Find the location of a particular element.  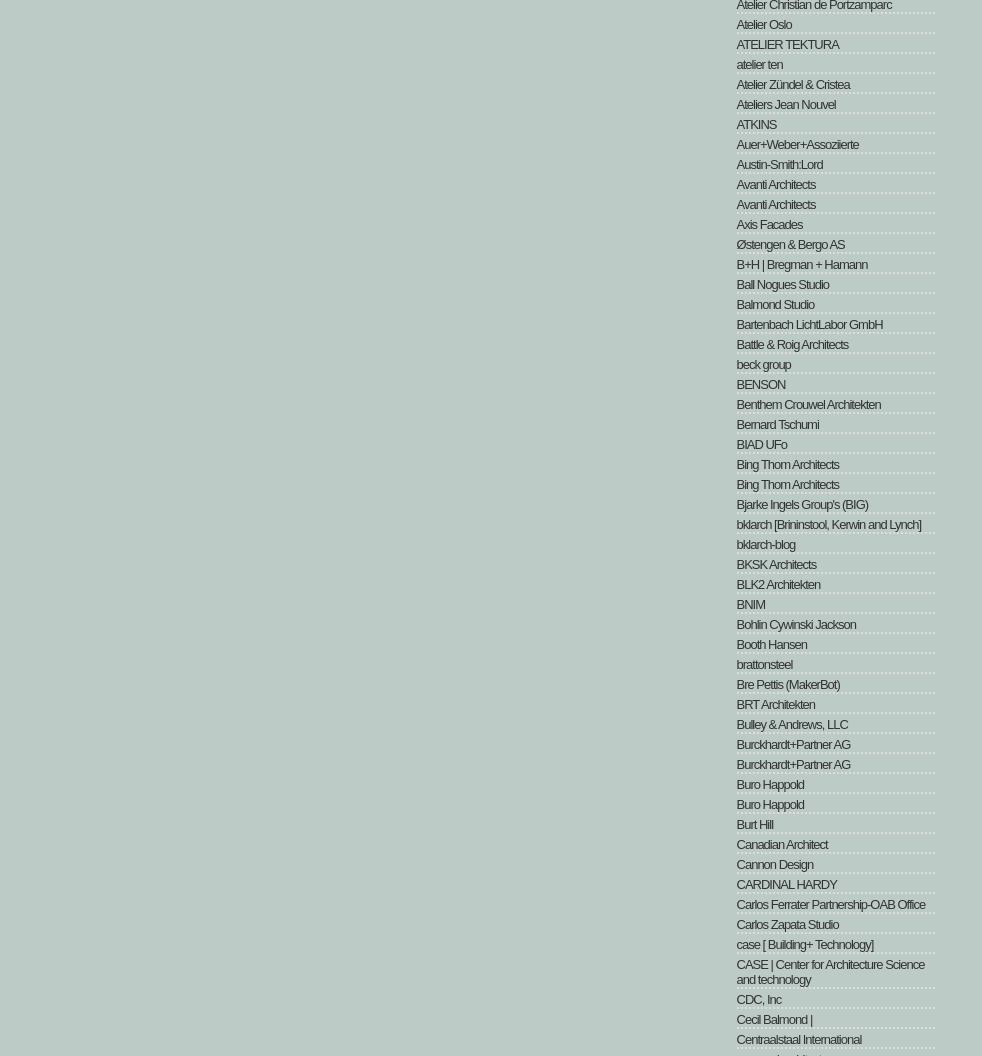

'Balmond Studio' is located at coordinates (774, 304).